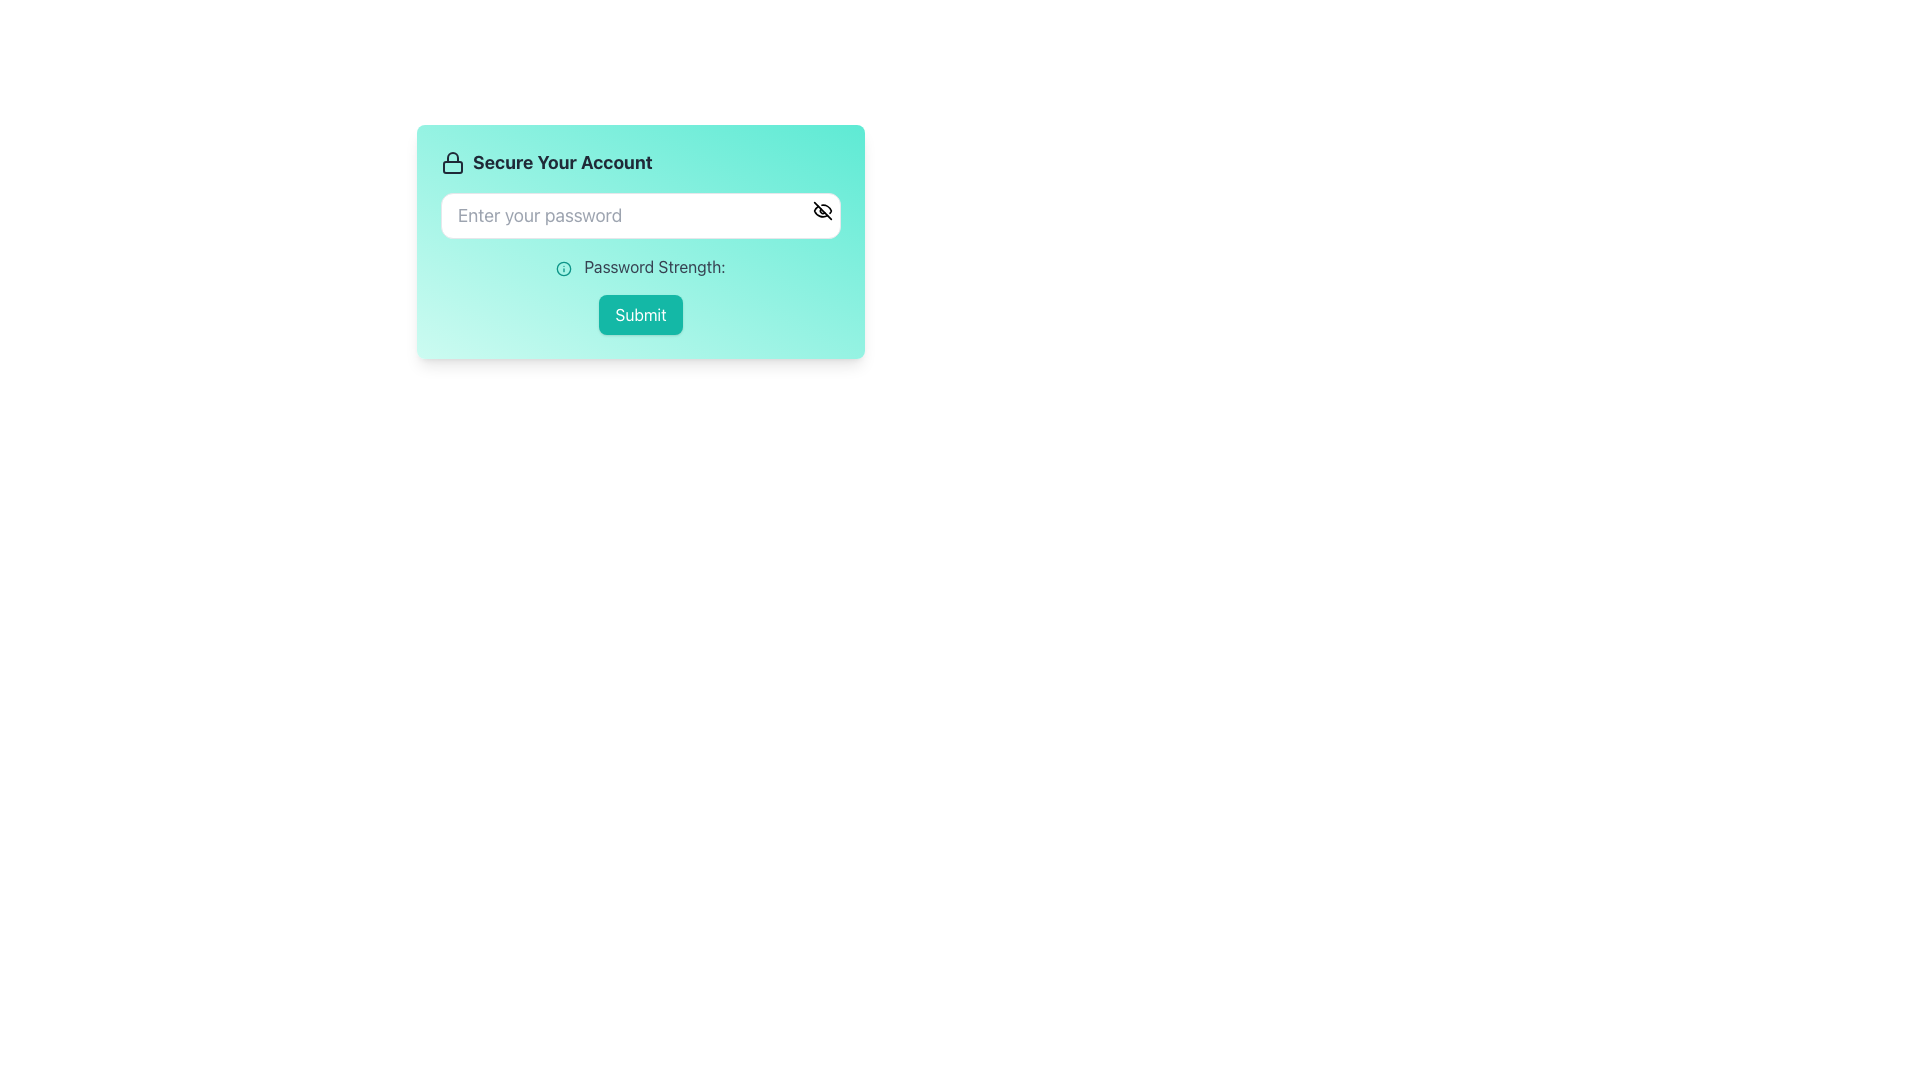 Image resolution: width=1920 pixels, height=1080 pixels. Describe the element at coordinates (563, 267) in the screenshot. I see `the circular SVG graphic that serves as the background for the information icon in the password strength section` at that location.